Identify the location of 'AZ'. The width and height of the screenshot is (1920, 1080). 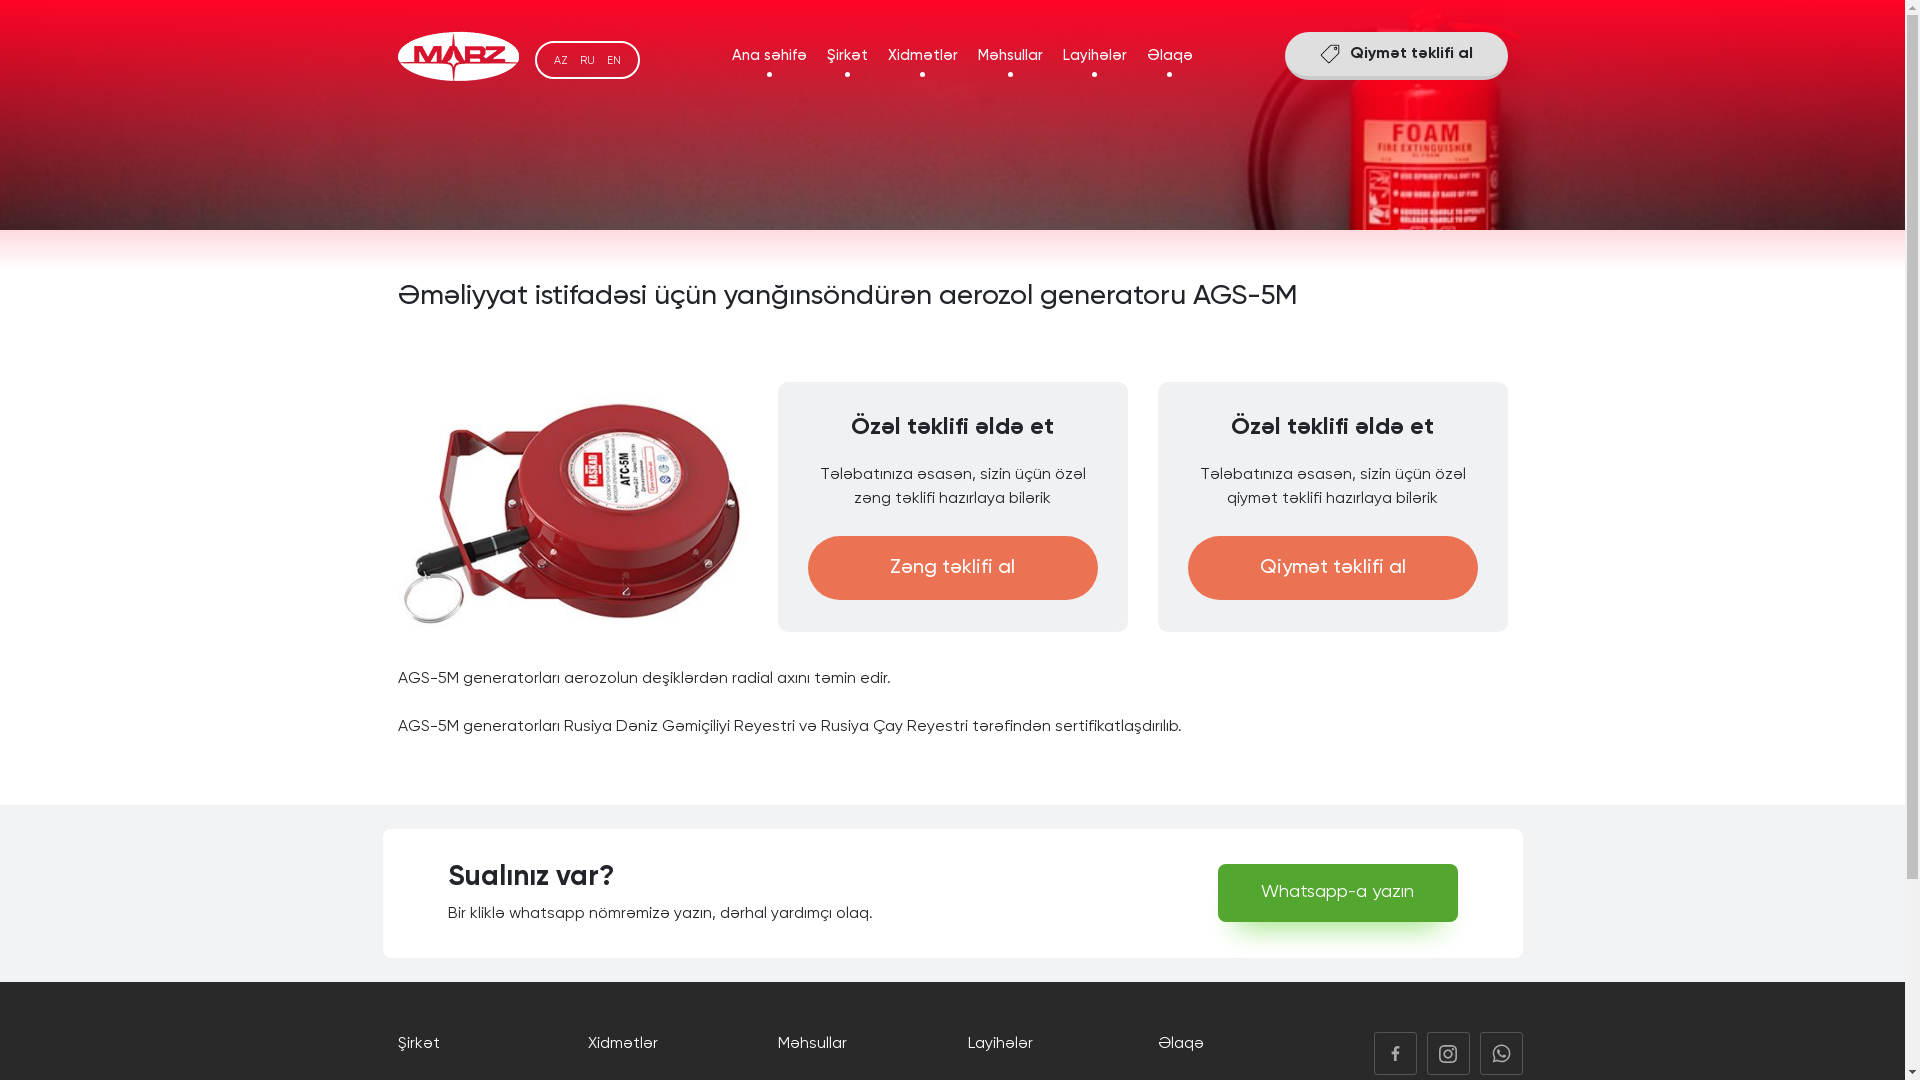
(560, 59).